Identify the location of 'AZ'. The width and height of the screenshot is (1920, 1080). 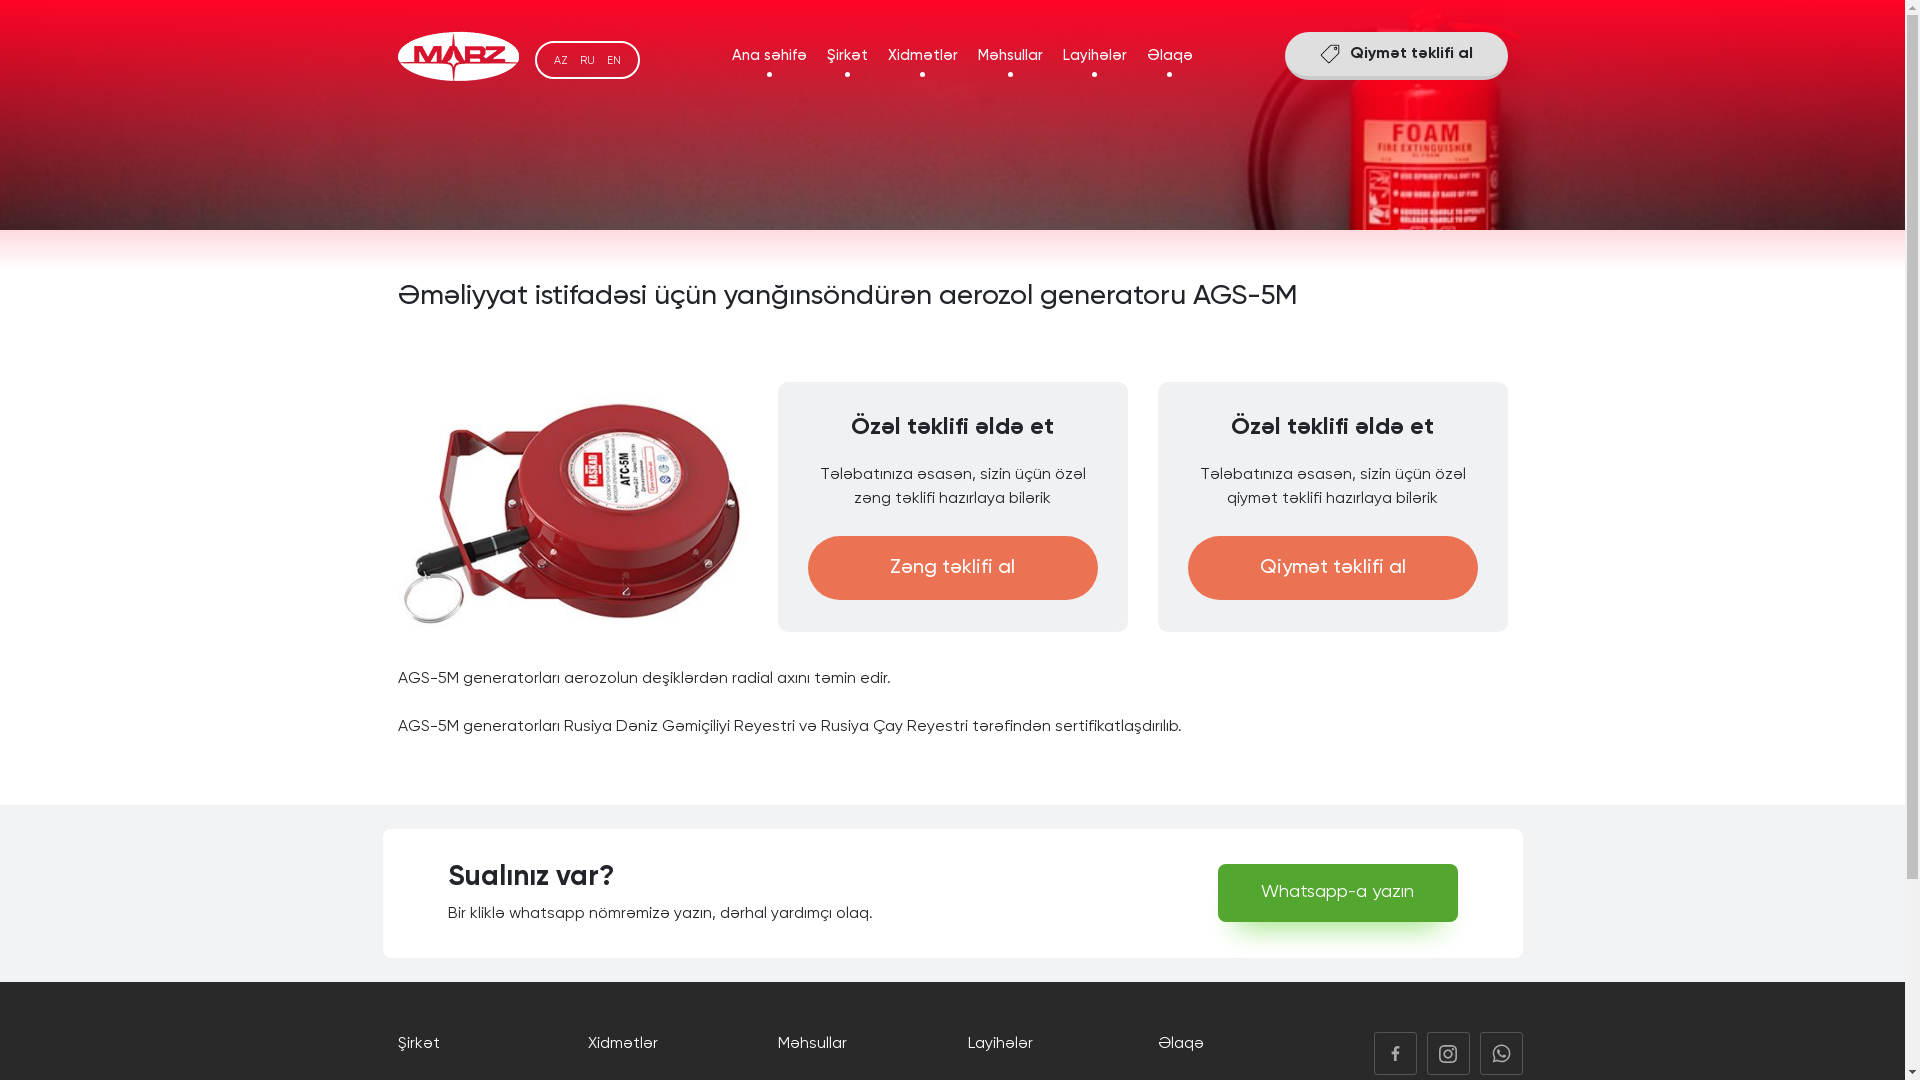
(560, 59).